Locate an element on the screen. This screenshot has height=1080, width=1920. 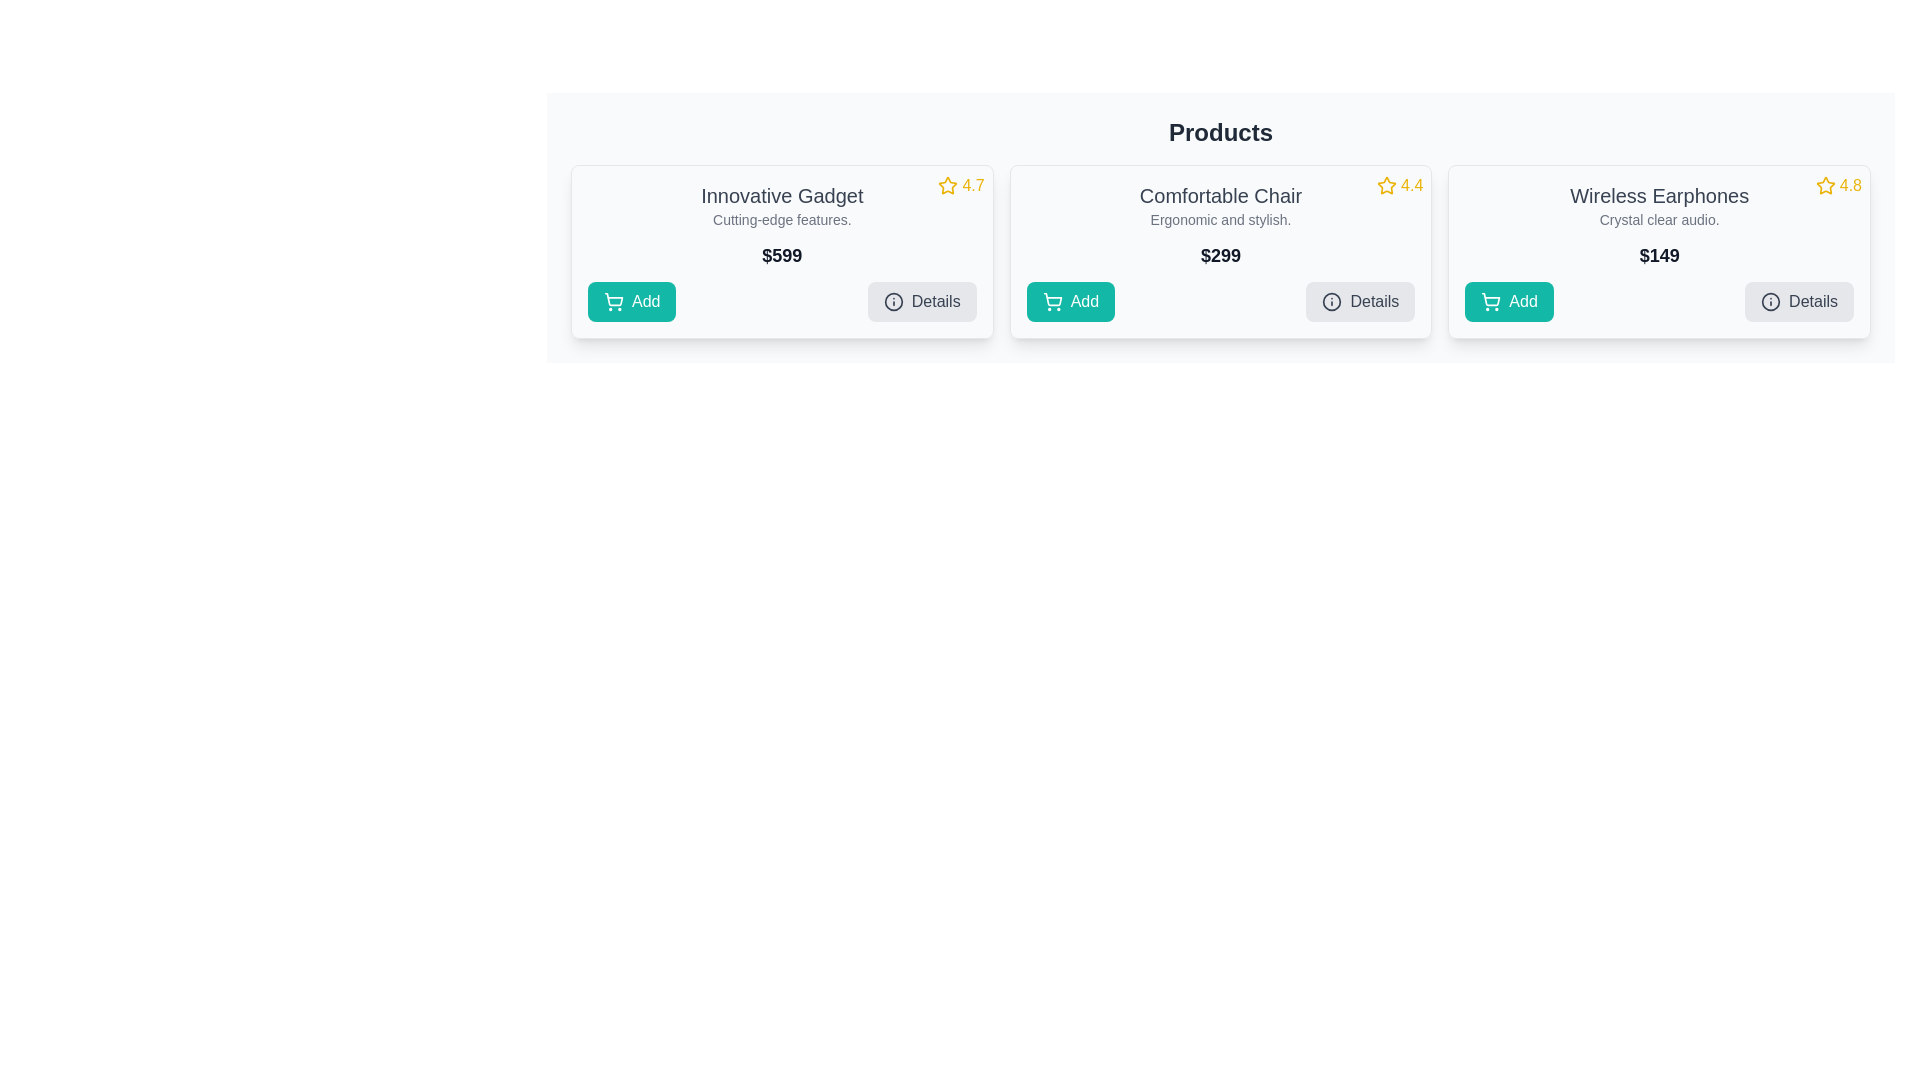
the price text label for the product 'Comfortable Chair', which is located below the descriptive text and above the action buttons in the central product card of the layout is located at coordinates (1219, 254).